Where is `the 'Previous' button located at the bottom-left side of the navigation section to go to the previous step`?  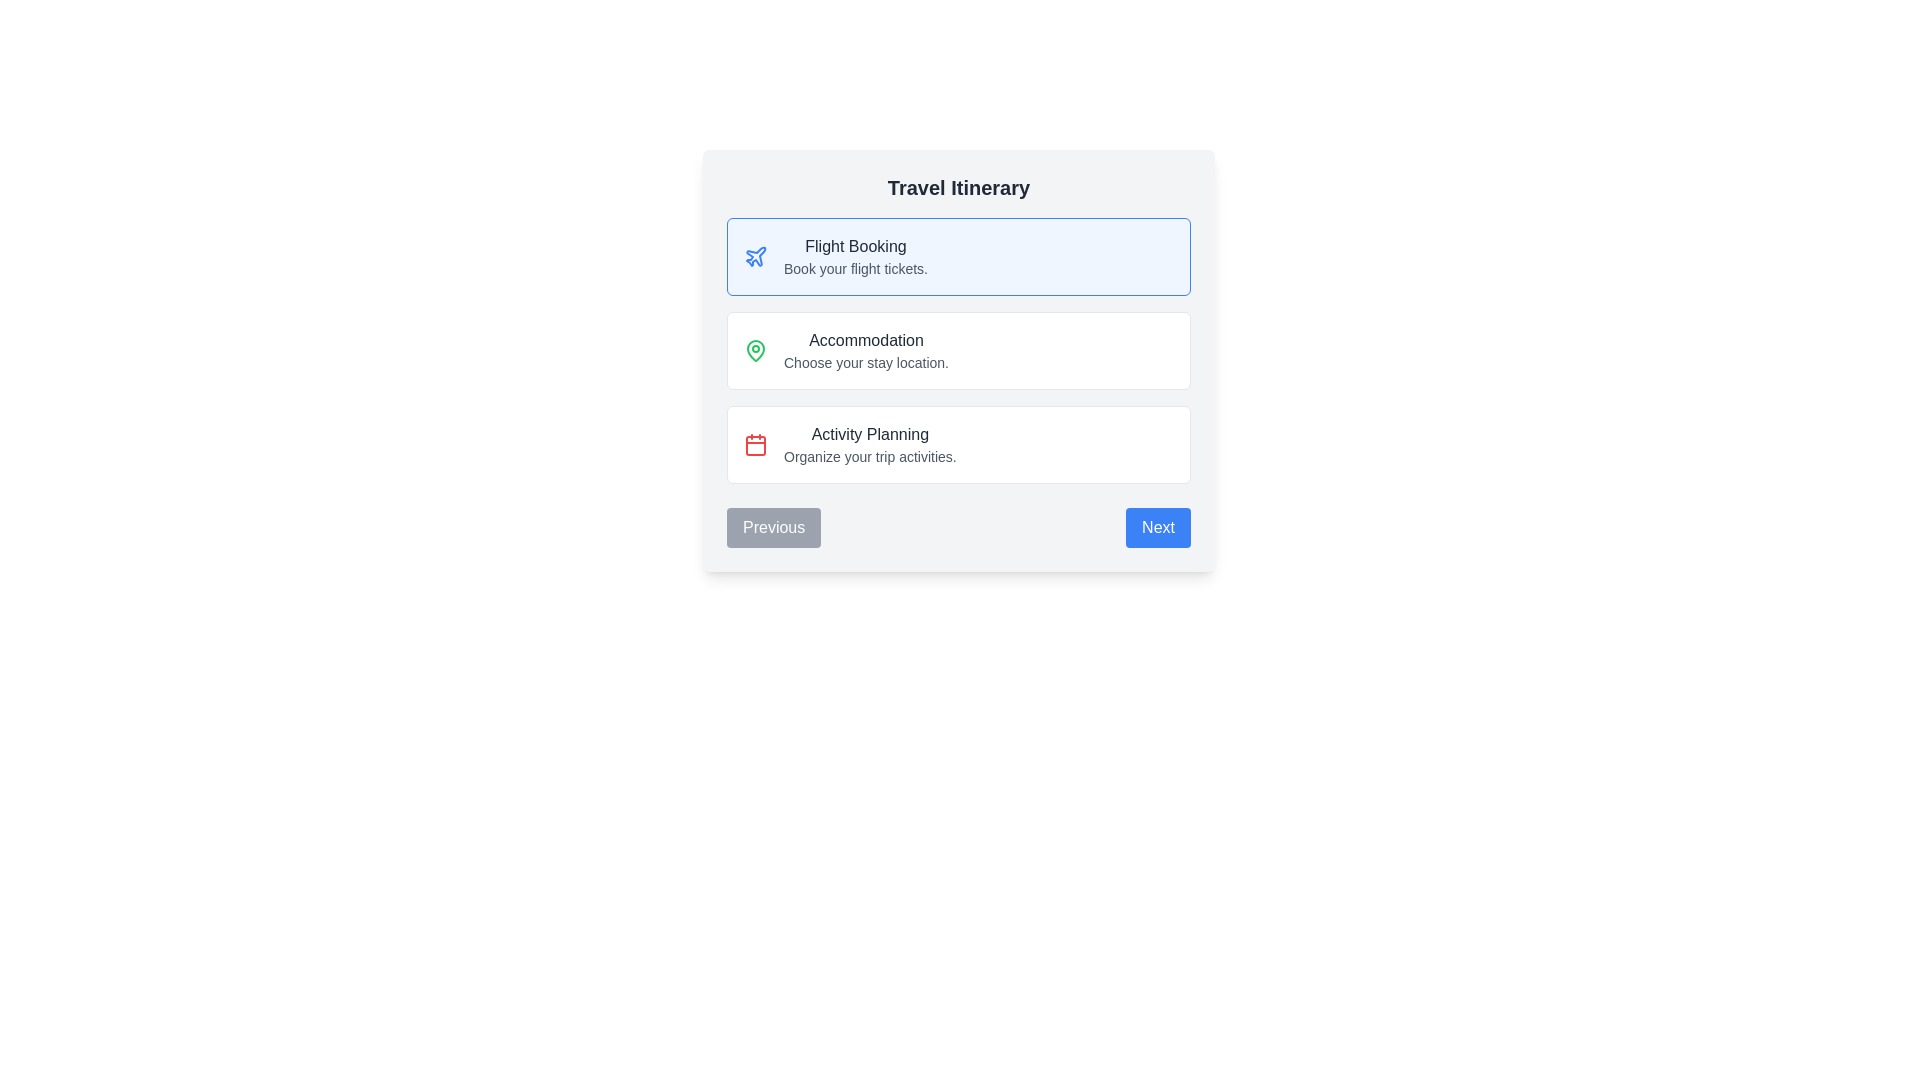
the 'Previous' button located at the bottom-left side of the navigation section to go to the previous step is located at coordinates (773, 527).